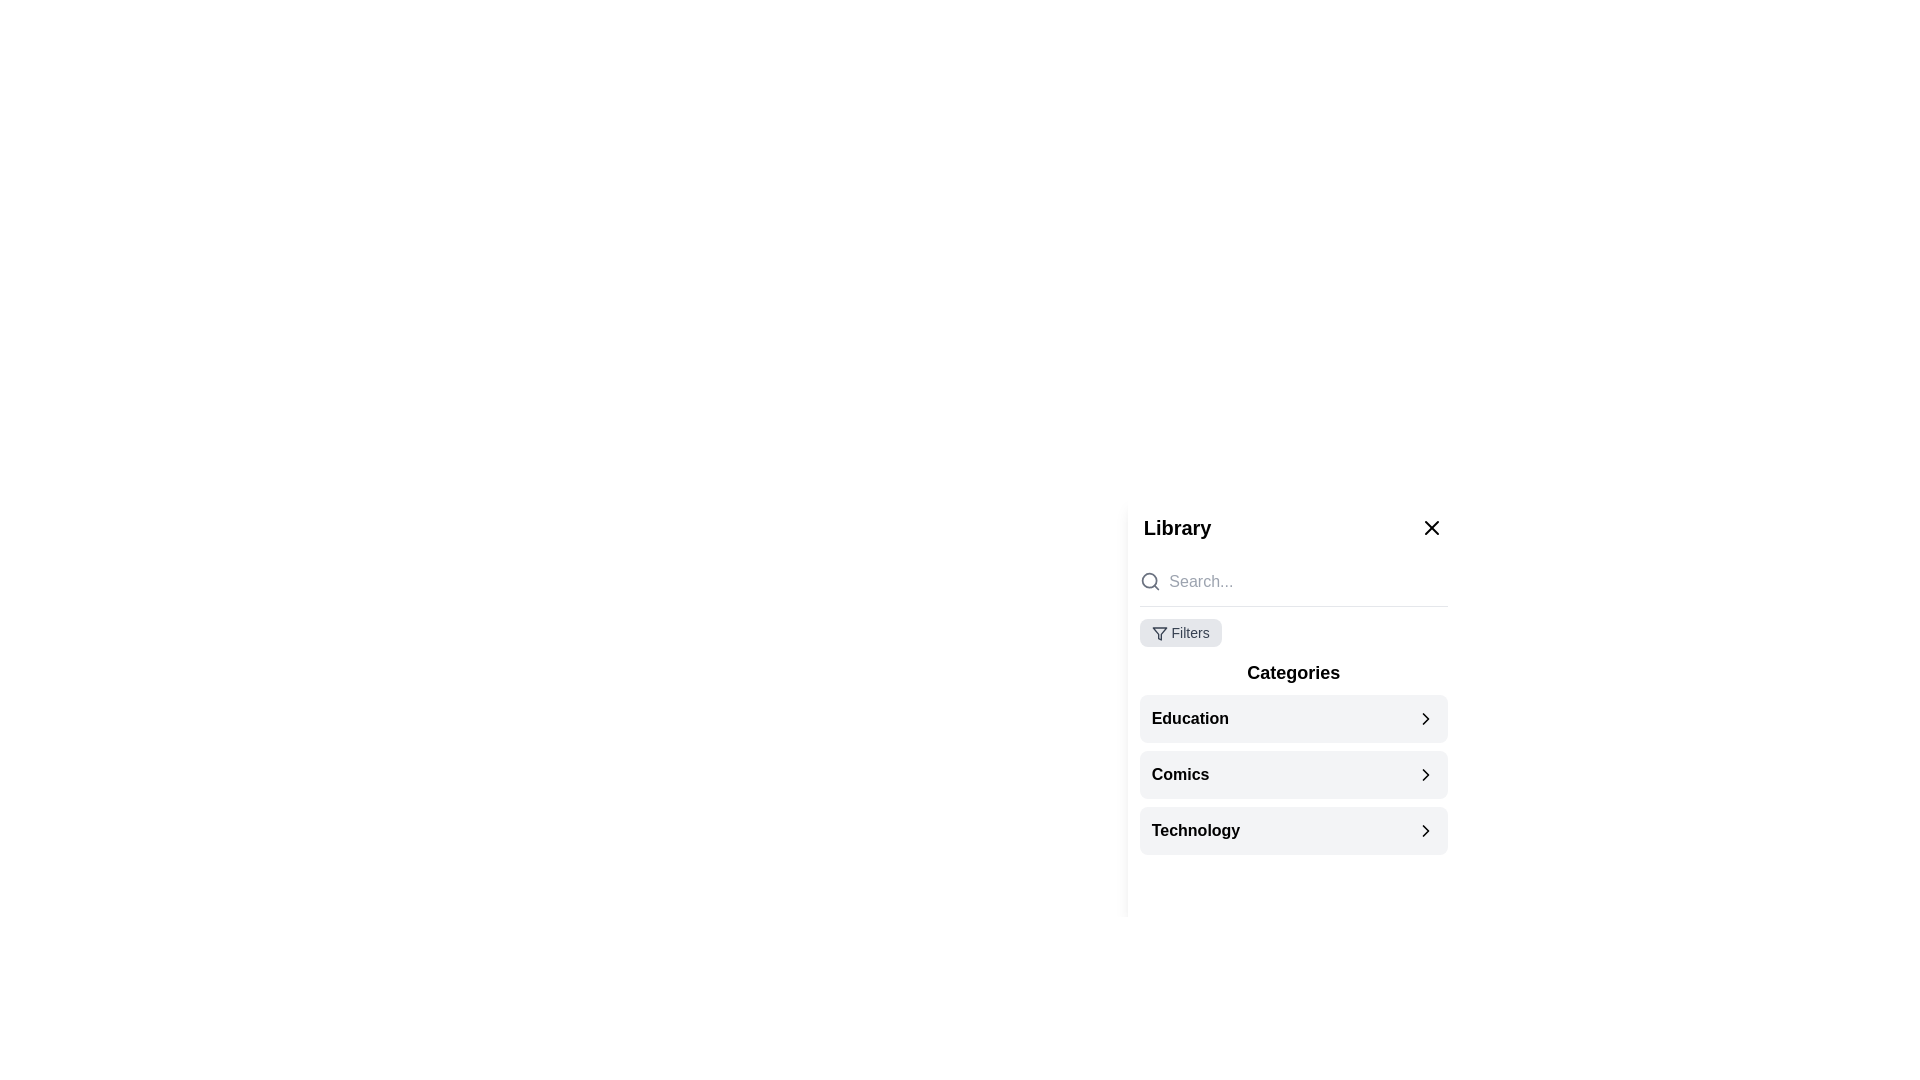  Describe the element at coordinates (1424, 774) in the screenshot. I see `the right-pointing chevron icon located at the far right side of the 'Comics' category row` at that location.